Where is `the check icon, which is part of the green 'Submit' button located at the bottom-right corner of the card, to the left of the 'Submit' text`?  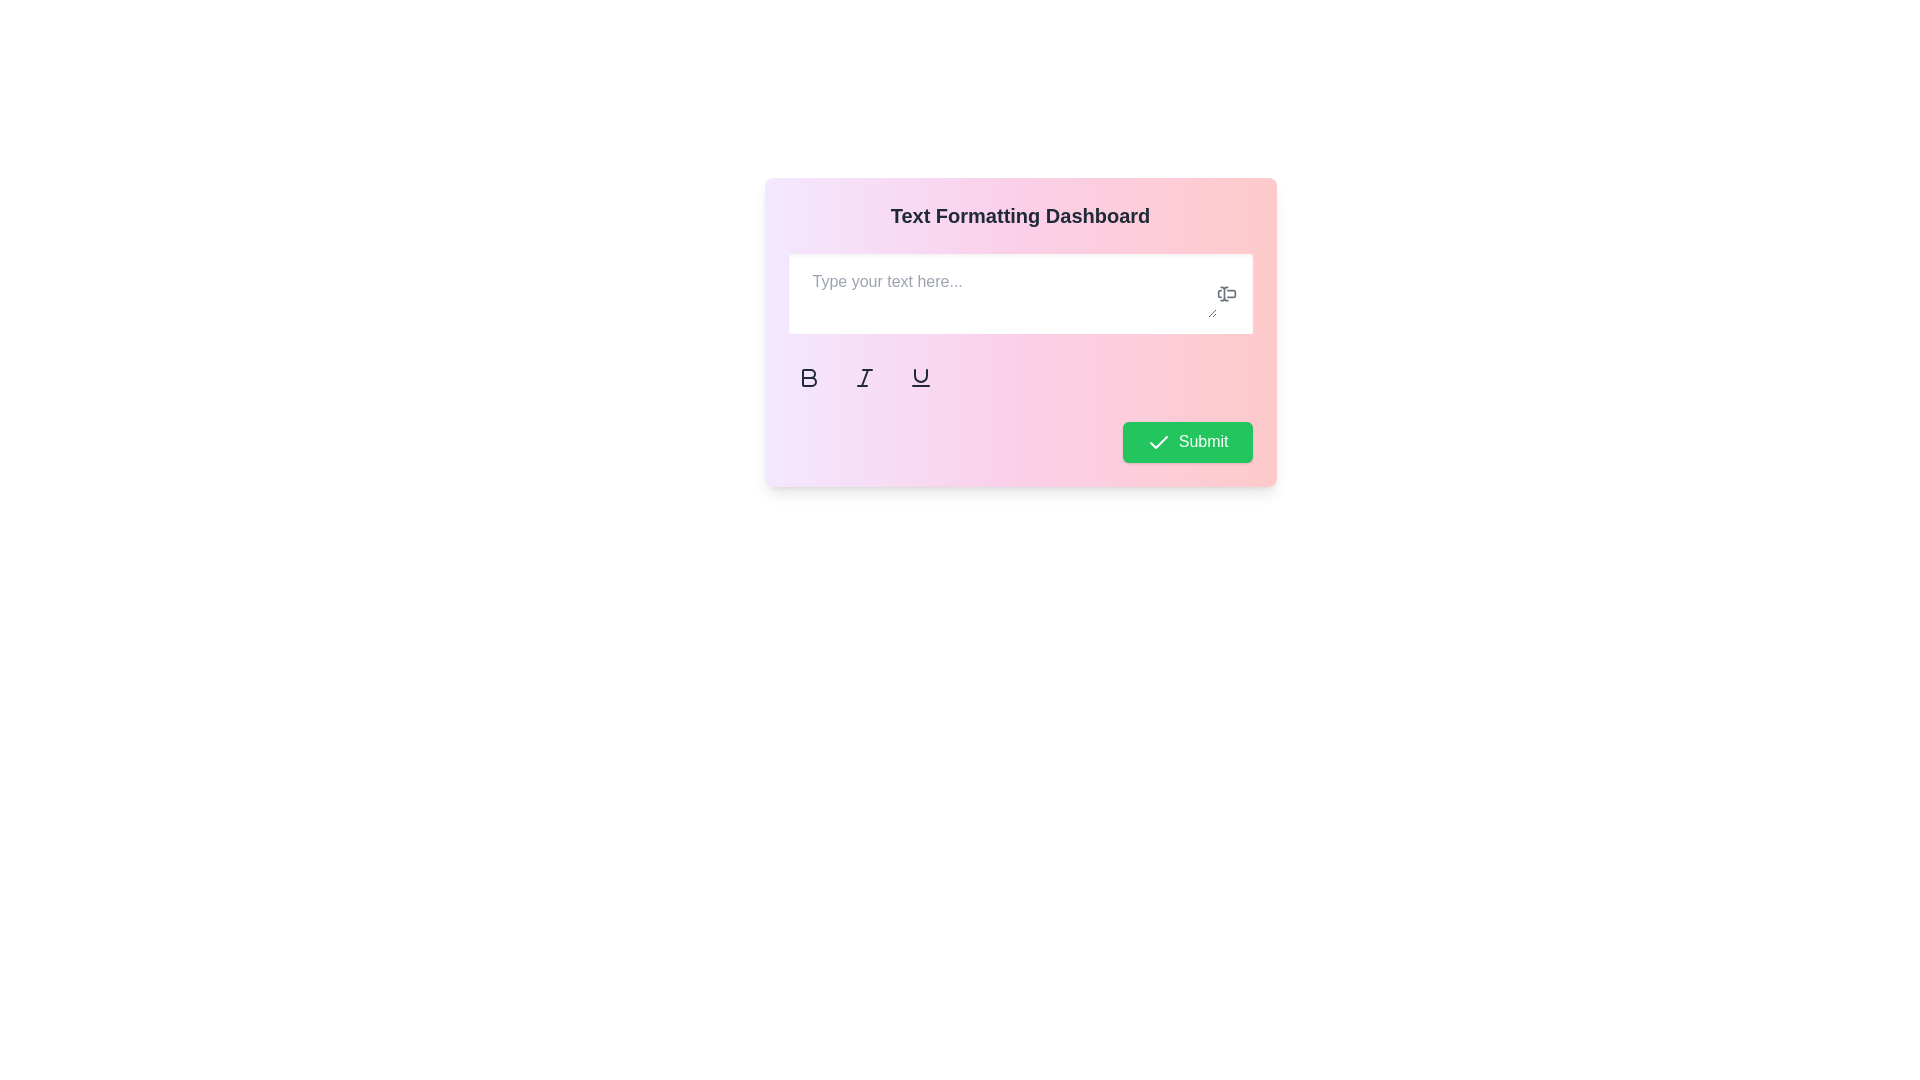 the check icon, which is part of the green 'Submit' button located at the bottom-right corner of the card, to the left of the 'Submit' text is located at coordinates (1158, 441).